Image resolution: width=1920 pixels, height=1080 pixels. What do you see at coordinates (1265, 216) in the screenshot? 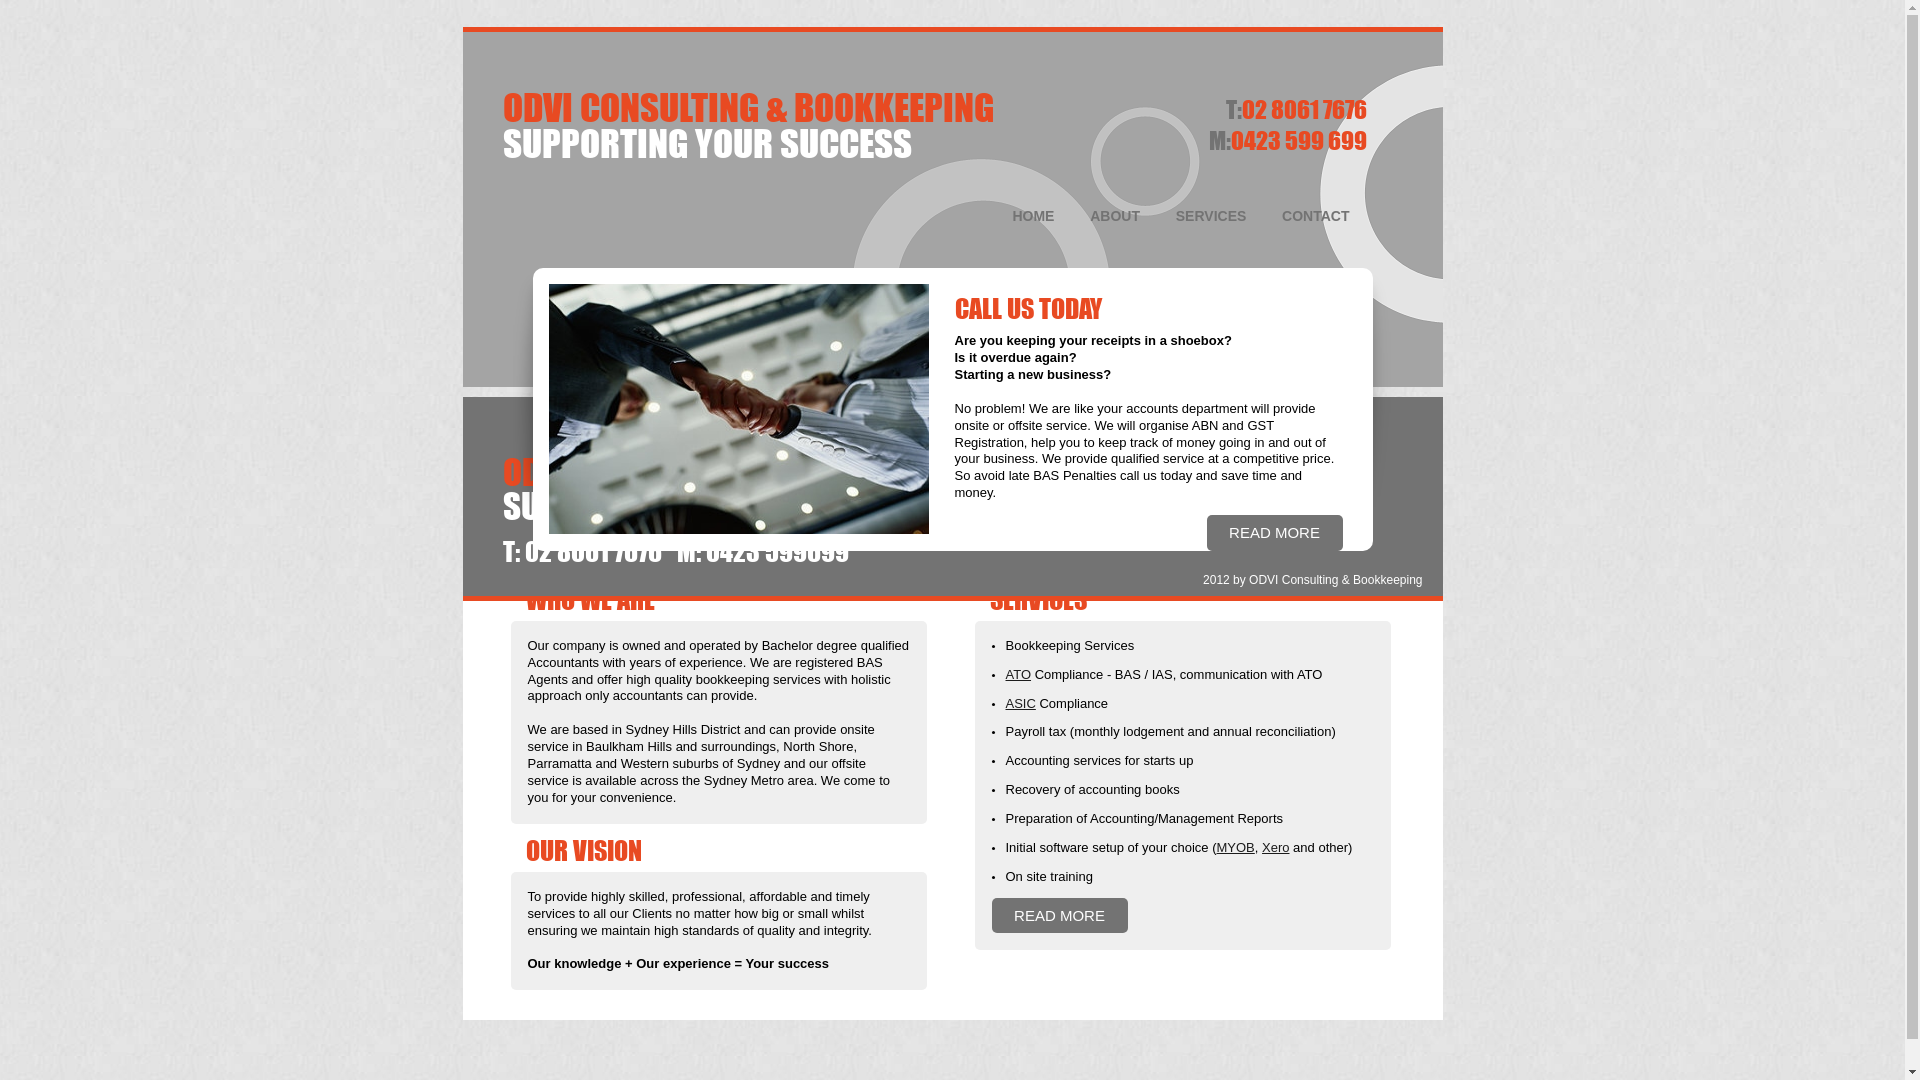
I see `'CONTACT'` at bounding box center [1265, 216].